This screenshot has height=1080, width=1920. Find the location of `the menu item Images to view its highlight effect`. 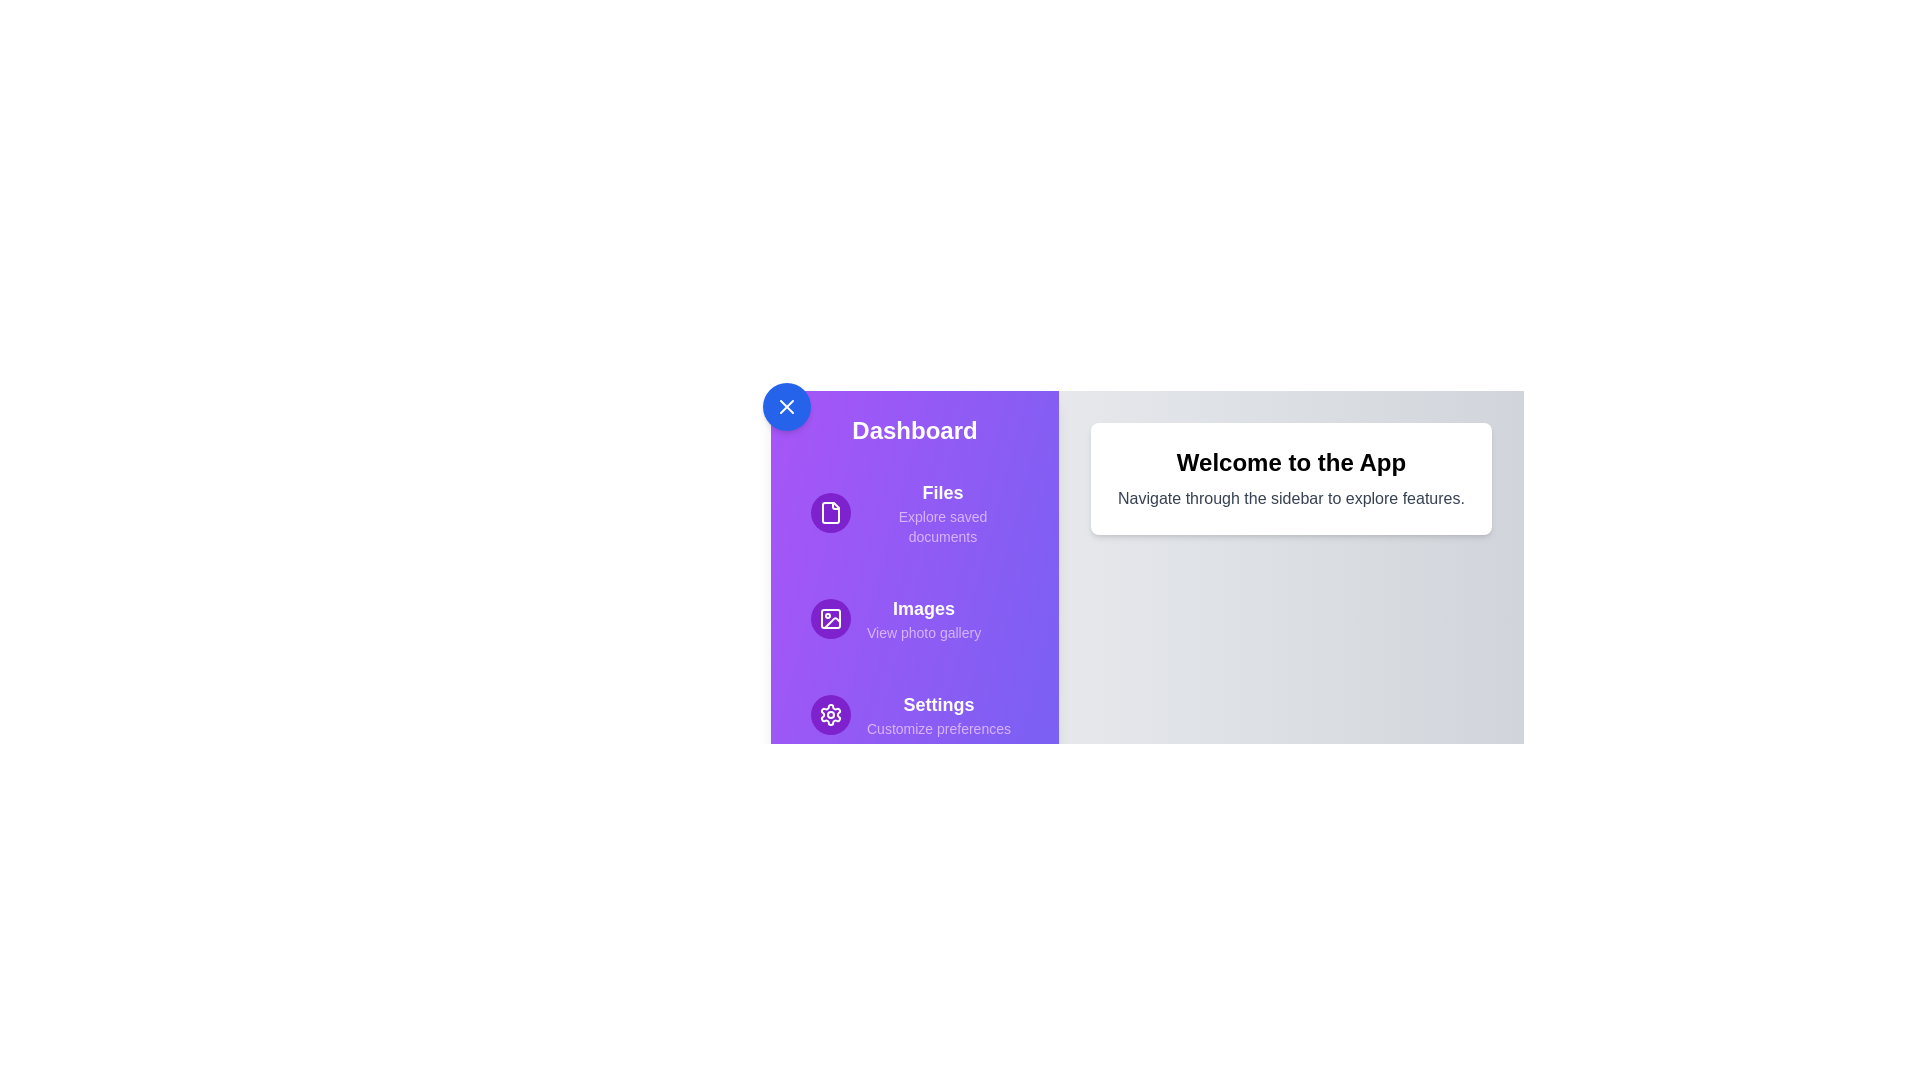

the menu item Images to view its highlight effect is located at coordinates (914, 617).